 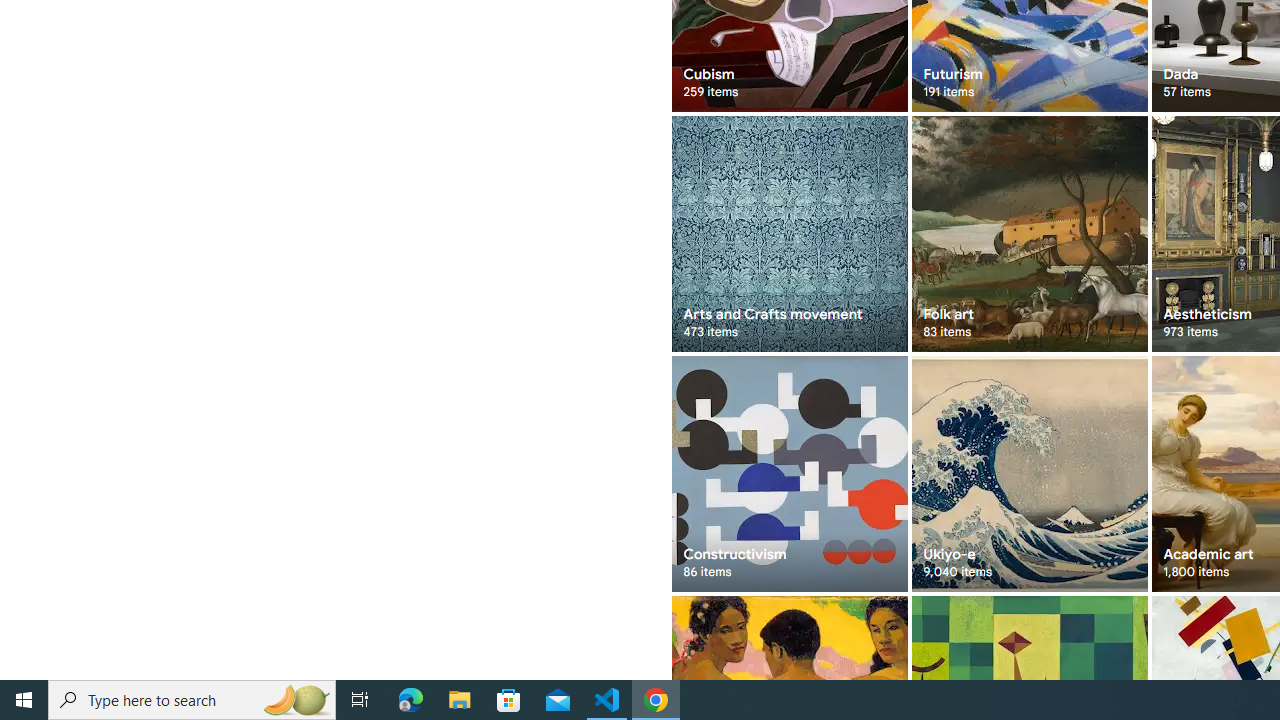 What do you see at coordinates (788, 233) in the screenshot?
I see `'Arts and Crafts movement 473 items'` at bounding box center [788, 233].